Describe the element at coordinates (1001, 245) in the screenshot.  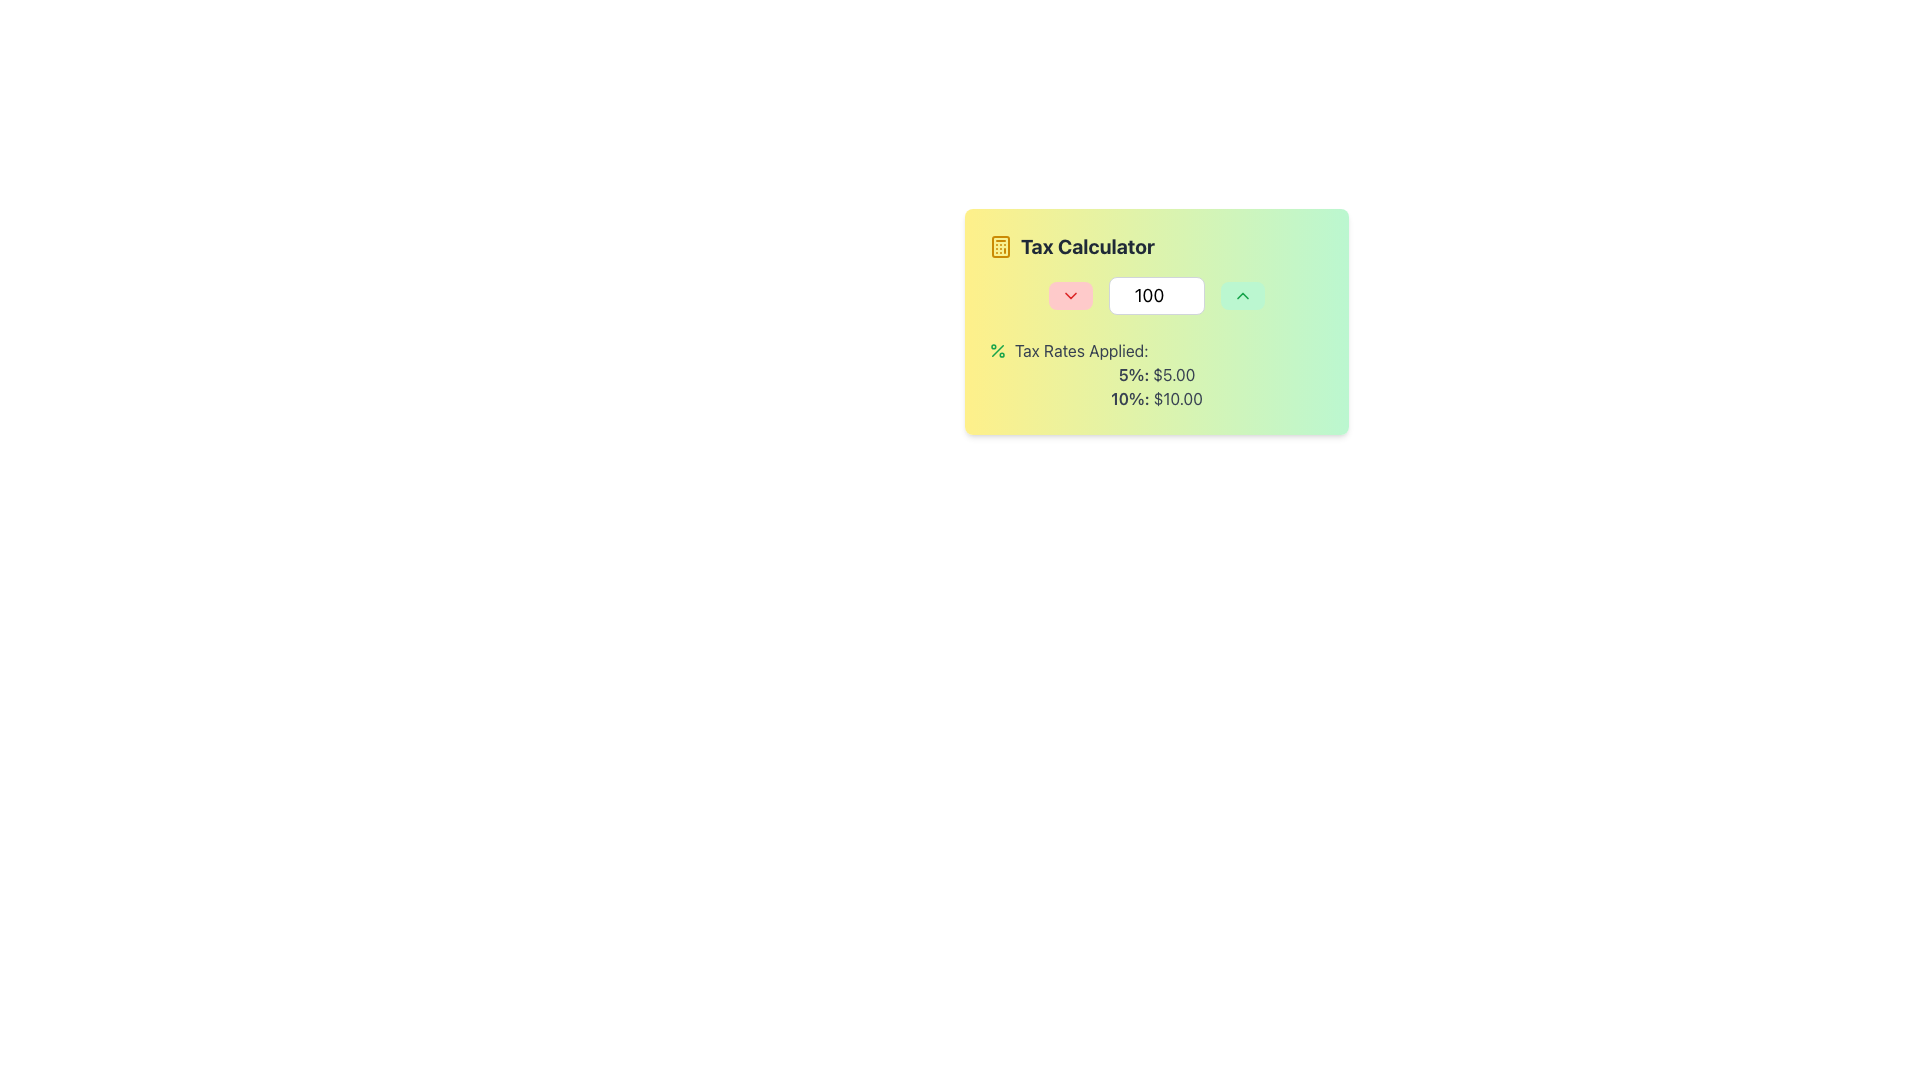
I see `the yellow calculator icon located to the left of the 'Tax Calculator' text` at that location.